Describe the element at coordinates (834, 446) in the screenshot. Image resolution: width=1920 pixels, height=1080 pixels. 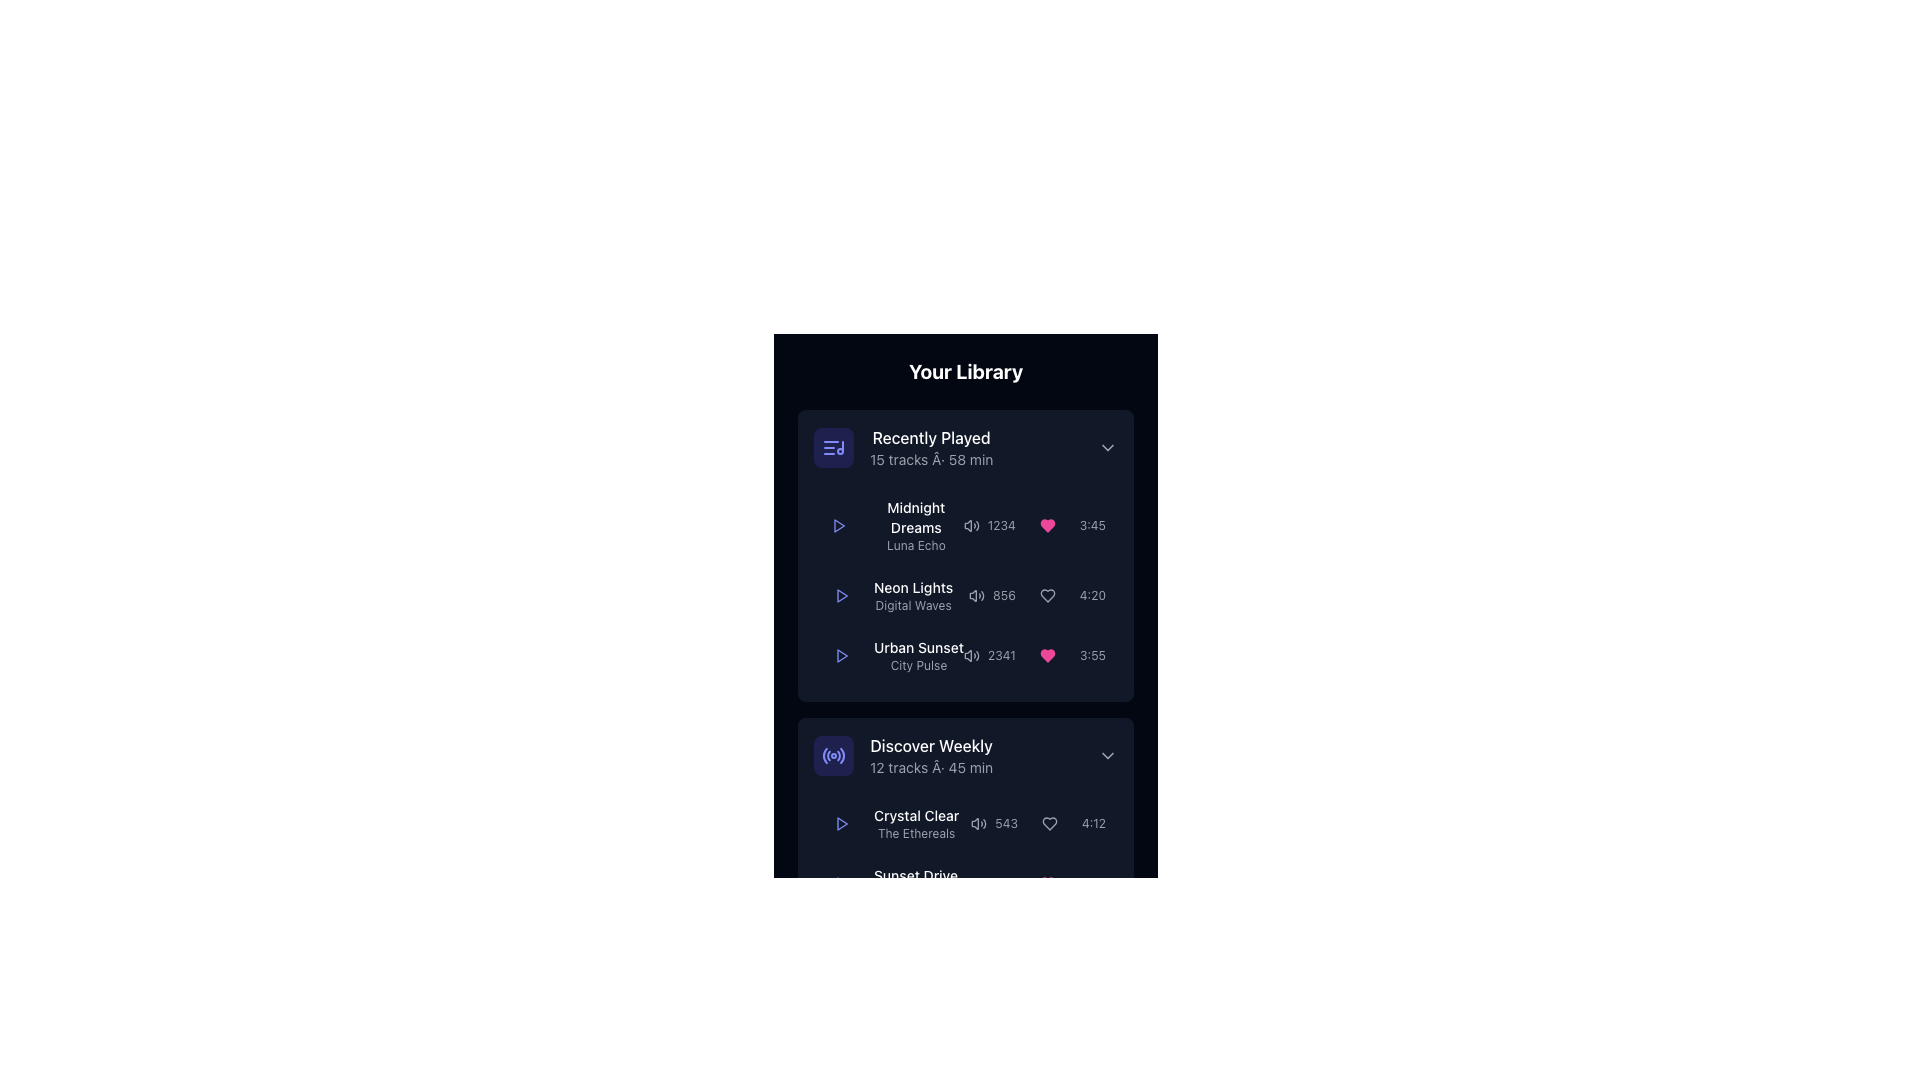
I see `the 'Recently Played' icon button located at the top-left corner of the 'Recently Played' section` at that location.